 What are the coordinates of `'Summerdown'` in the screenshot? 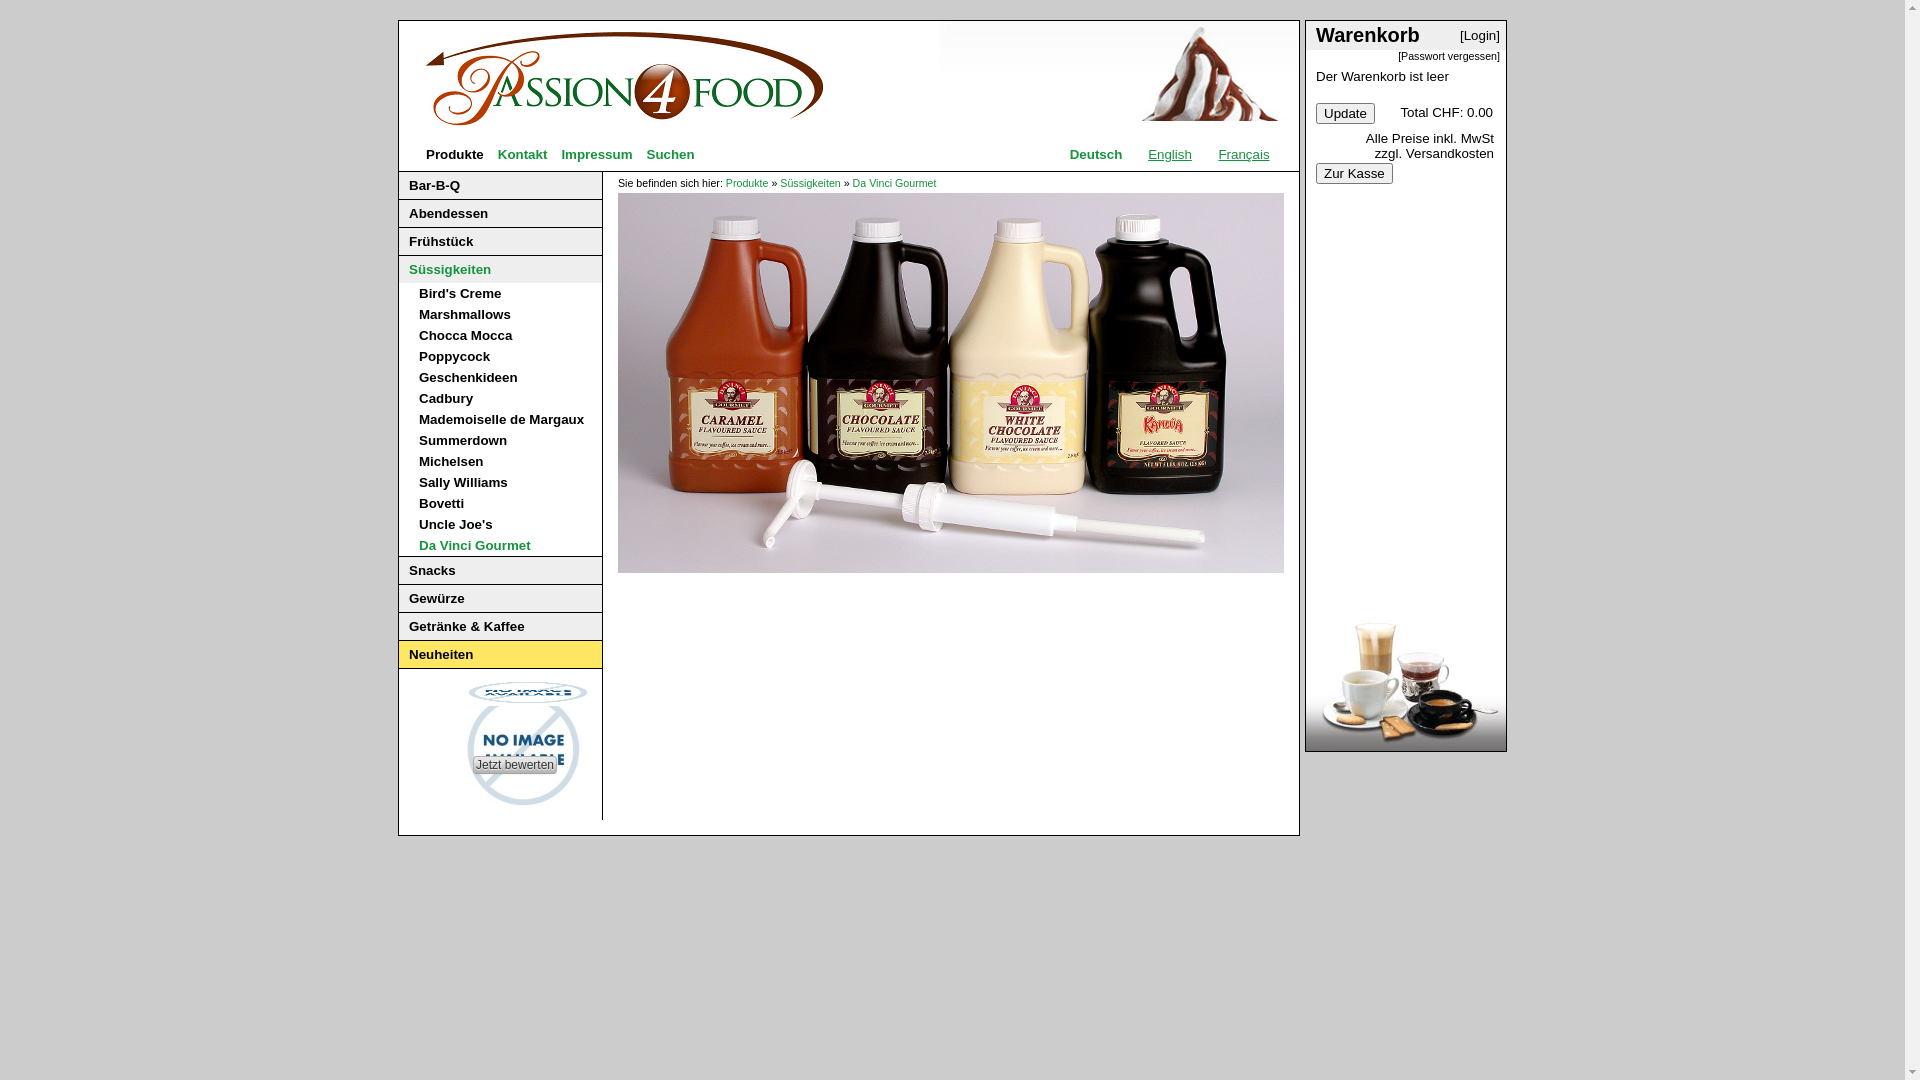 It's located at (461, 439).